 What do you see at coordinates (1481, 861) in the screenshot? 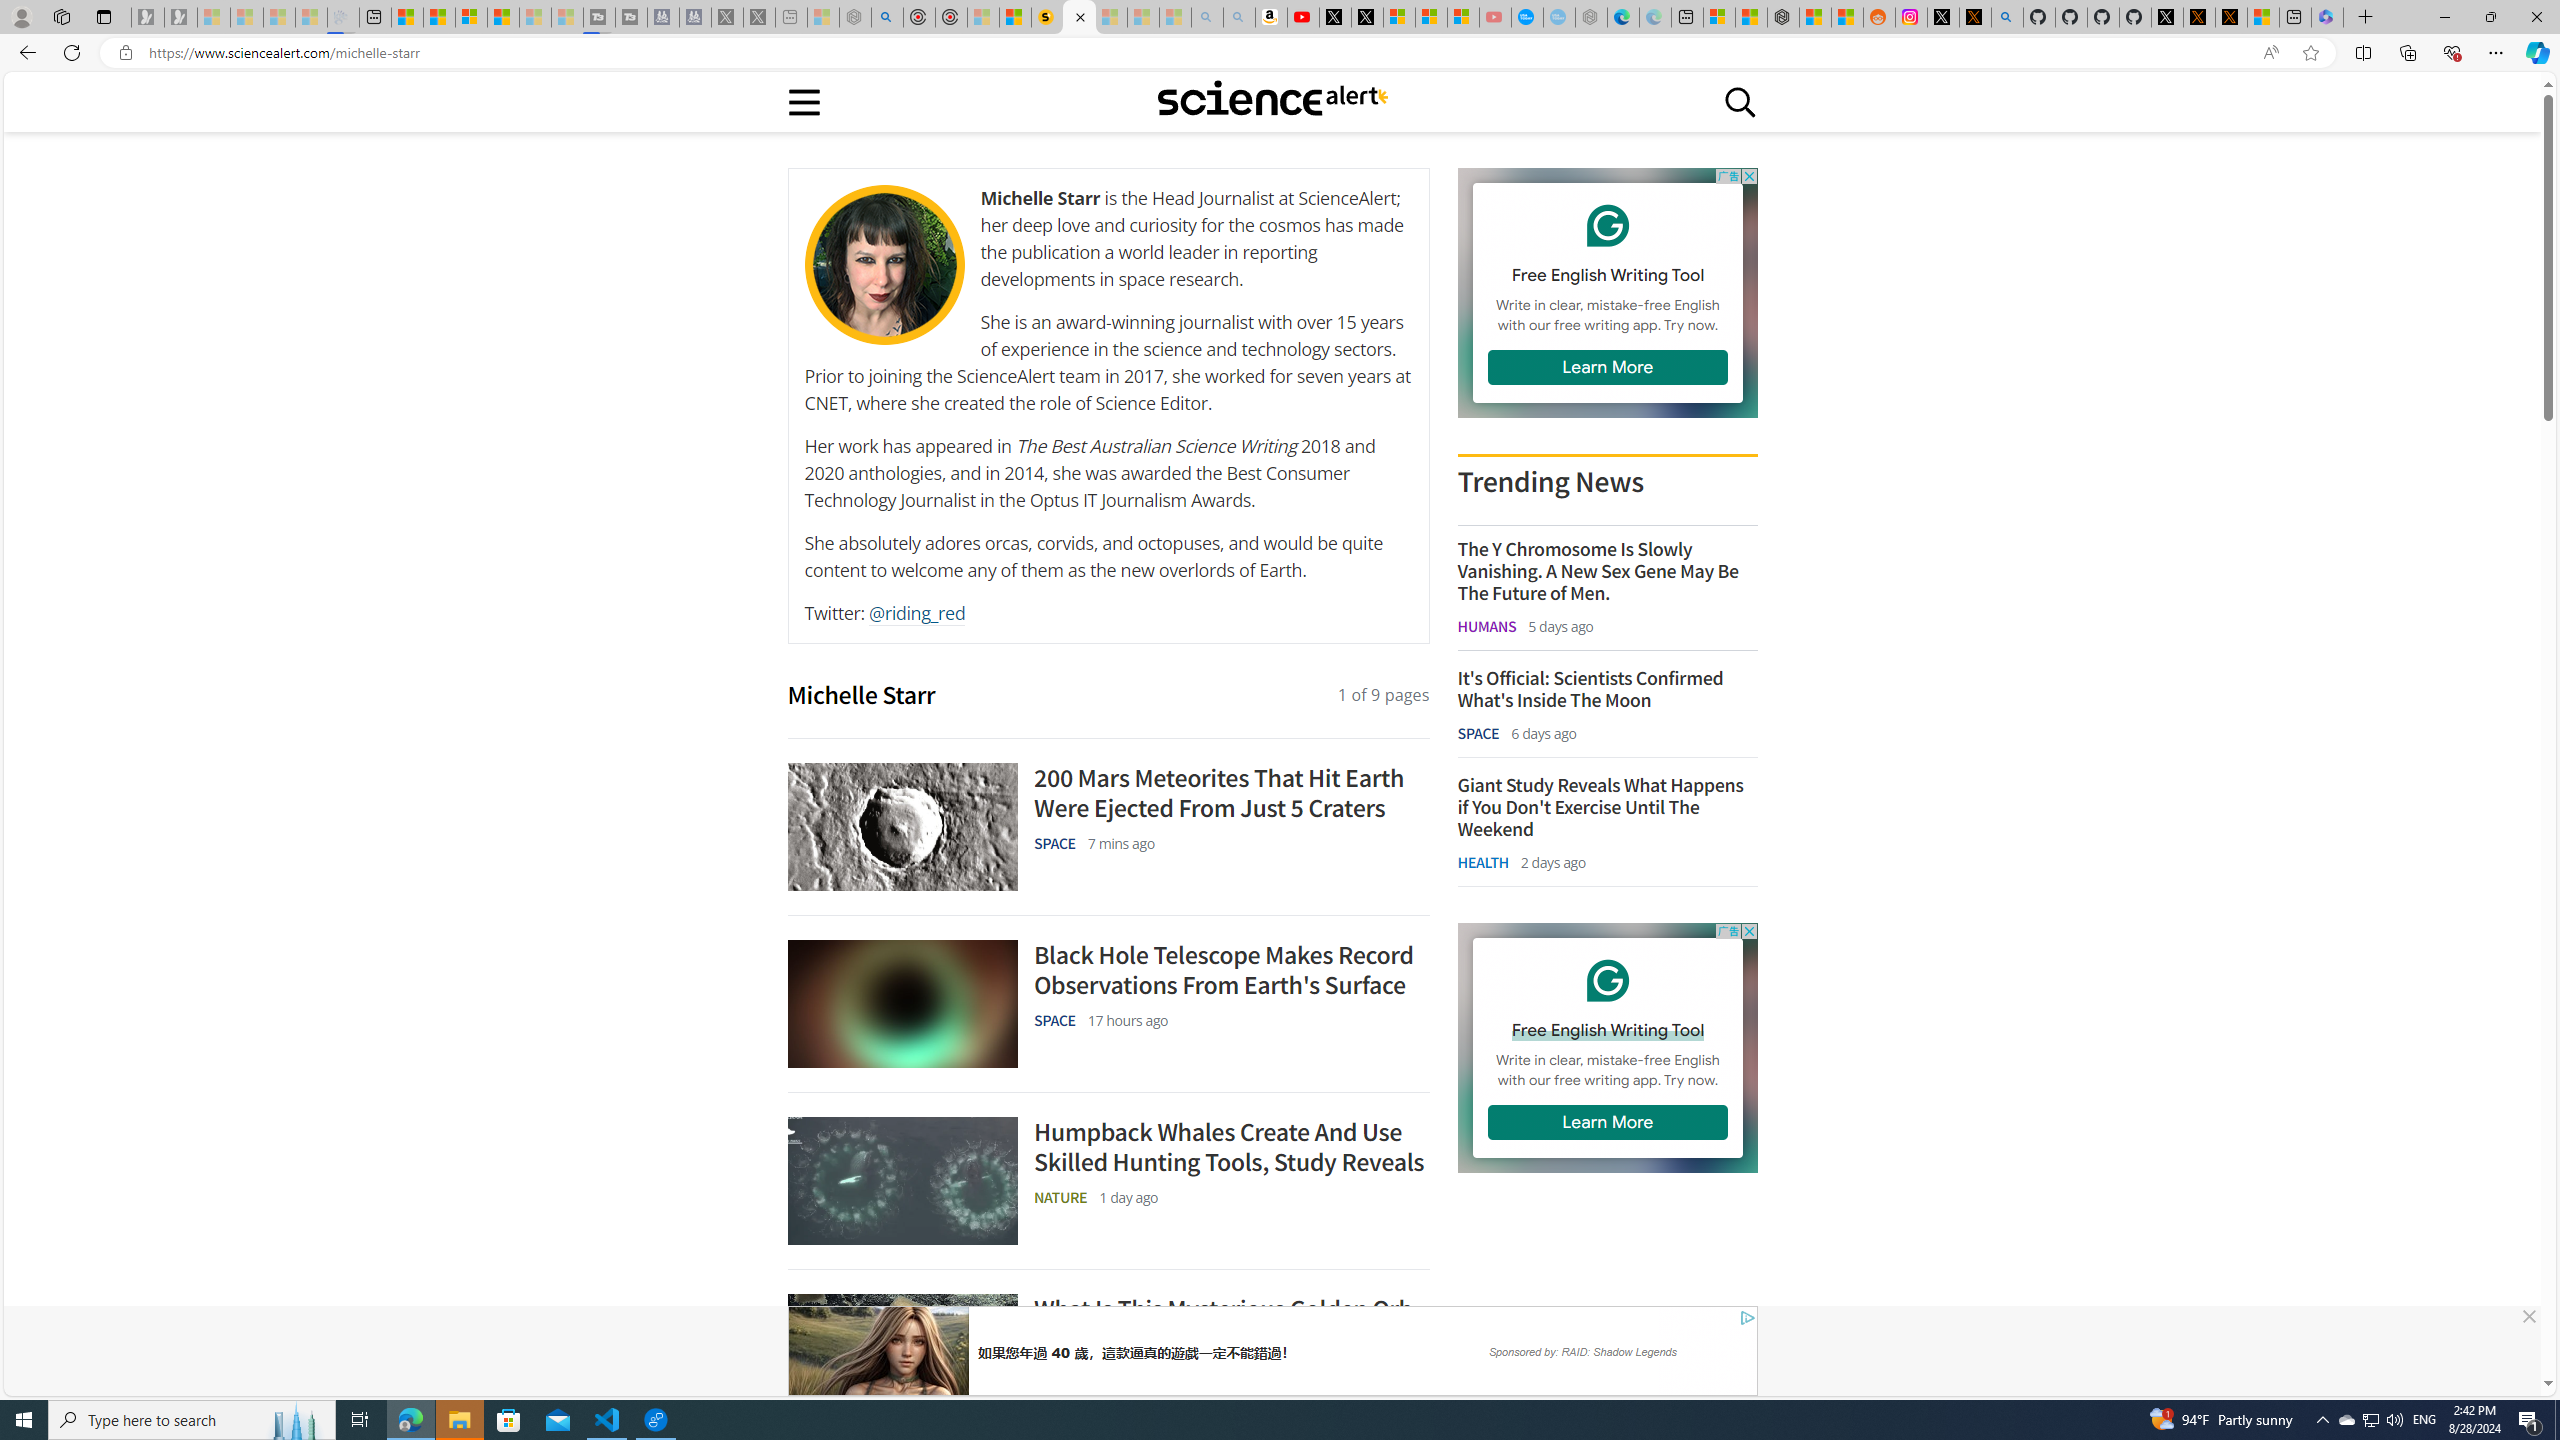
I see `'HEALTH'` at bounding box center [1481, 861].